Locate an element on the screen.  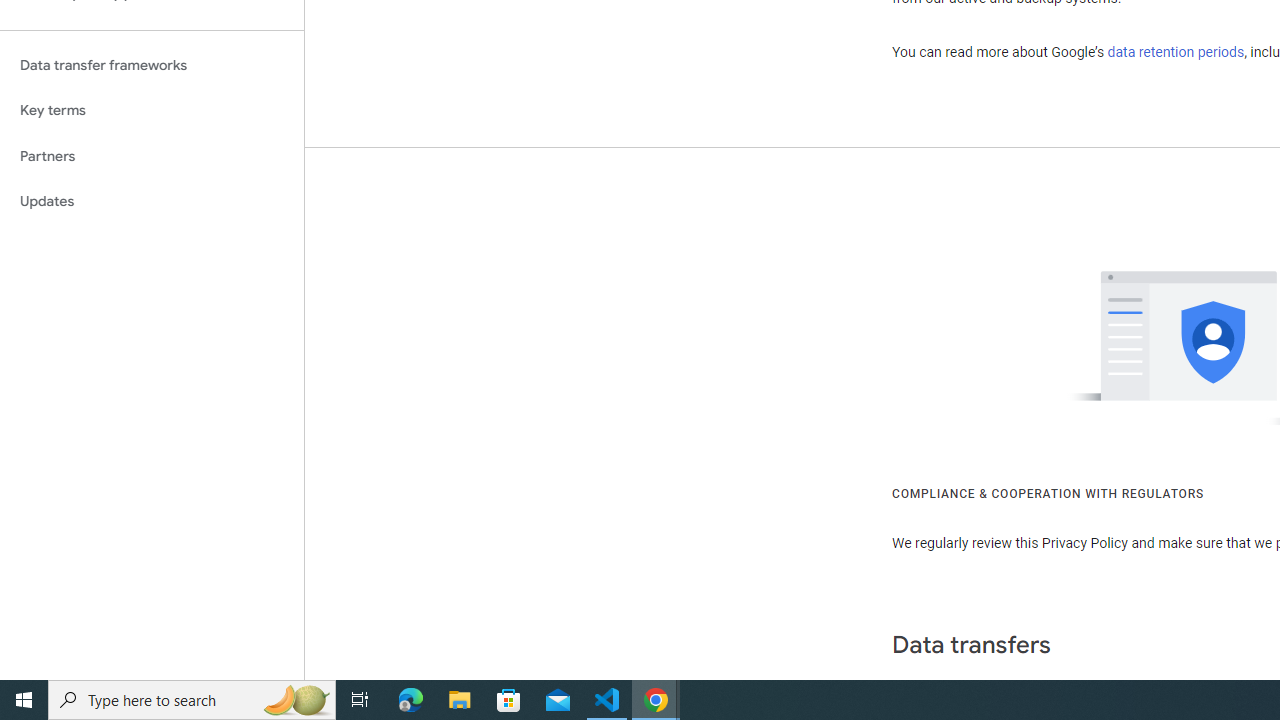
'File Explorer' is located at coordinates (459, 698).